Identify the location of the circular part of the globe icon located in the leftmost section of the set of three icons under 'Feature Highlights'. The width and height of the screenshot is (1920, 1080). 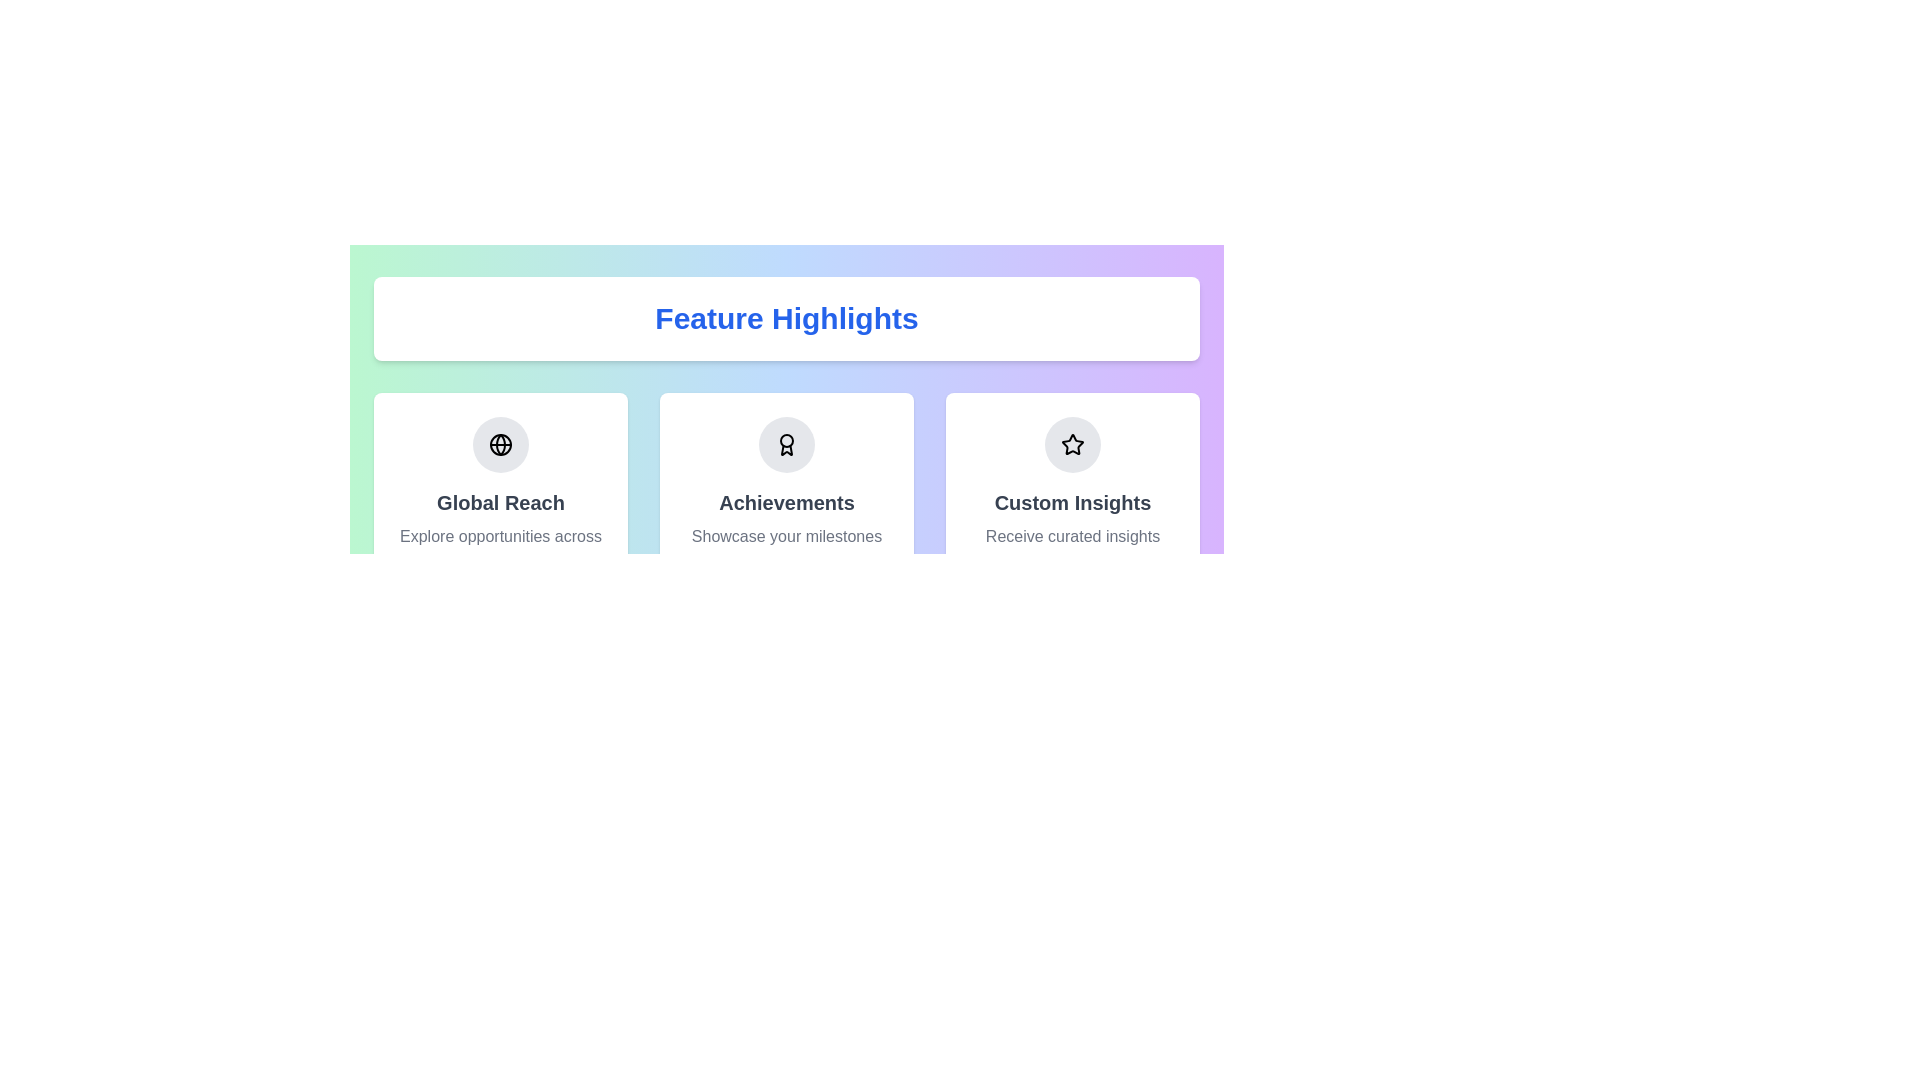
(500, 443).